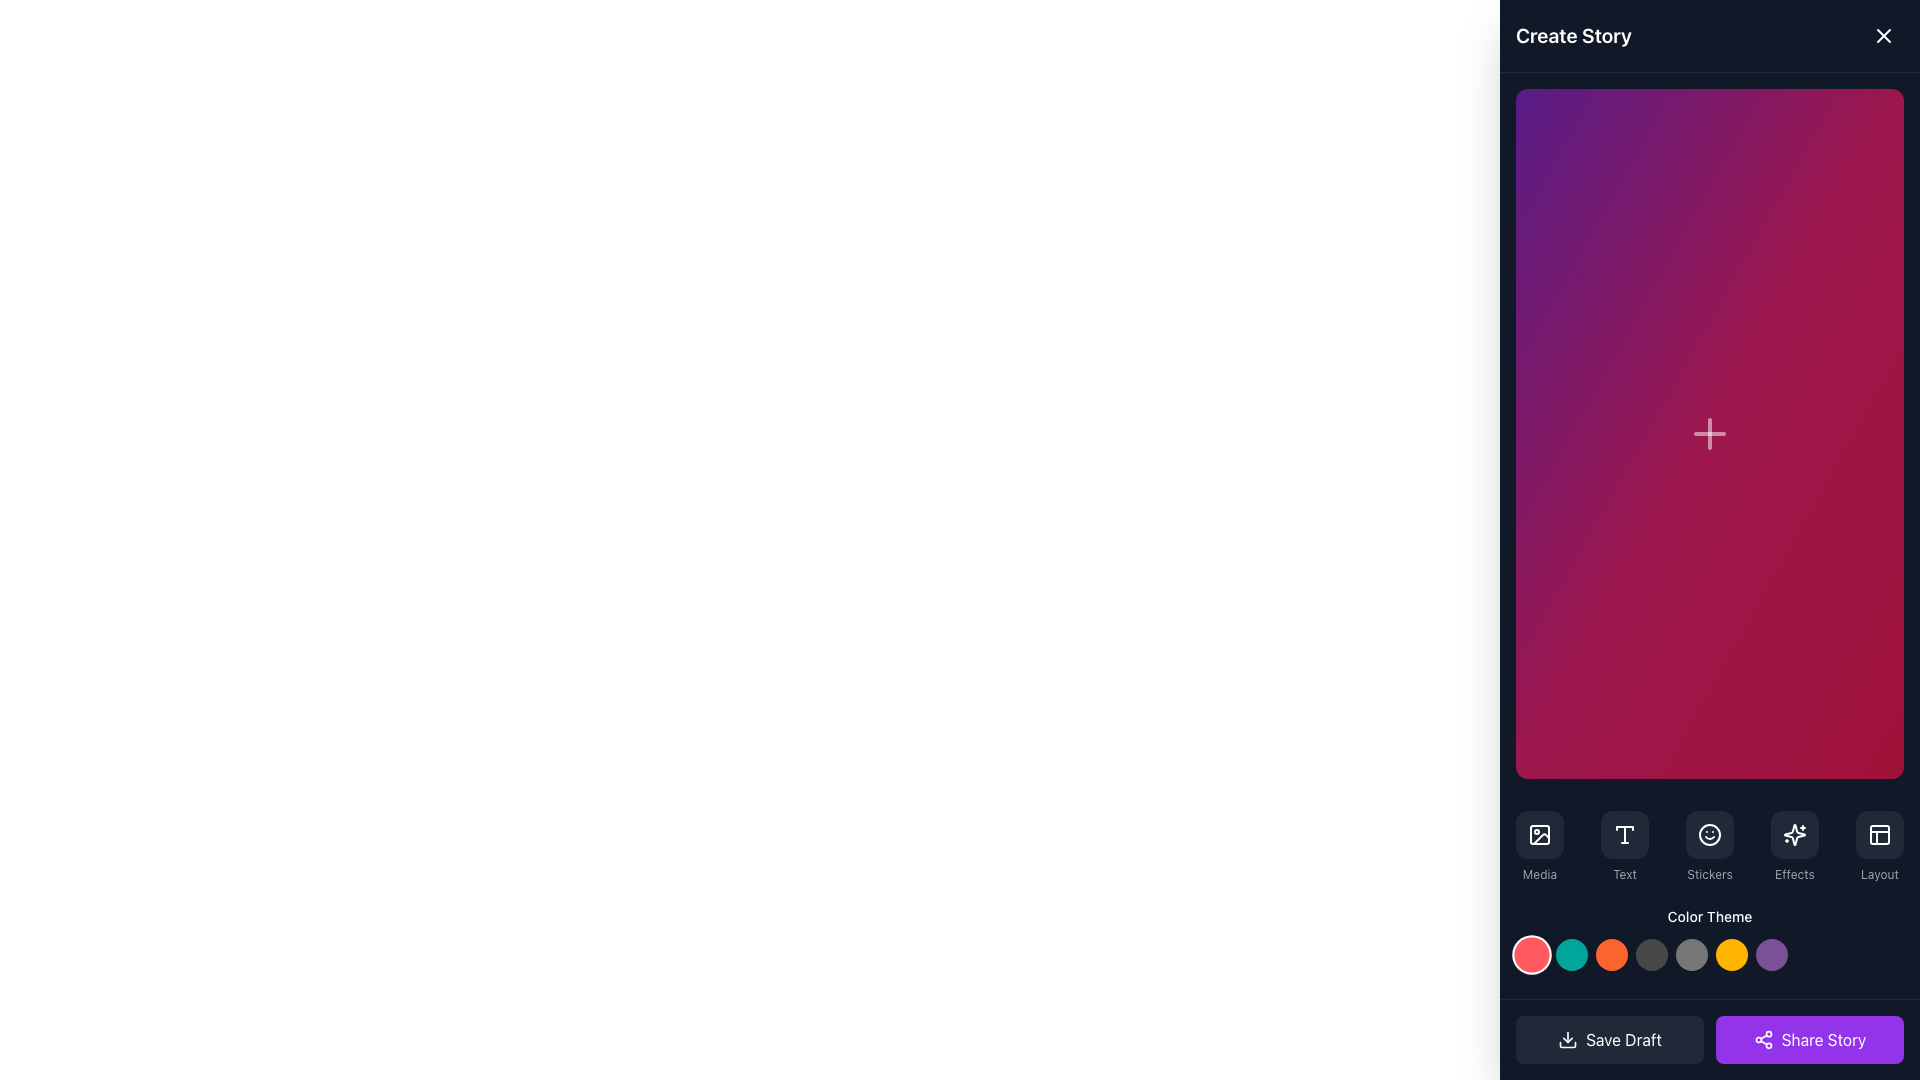  Describe the element at coordinates (1795, 834) in the screenshot. I see `the sparkle icon in the Effects section` at that location.